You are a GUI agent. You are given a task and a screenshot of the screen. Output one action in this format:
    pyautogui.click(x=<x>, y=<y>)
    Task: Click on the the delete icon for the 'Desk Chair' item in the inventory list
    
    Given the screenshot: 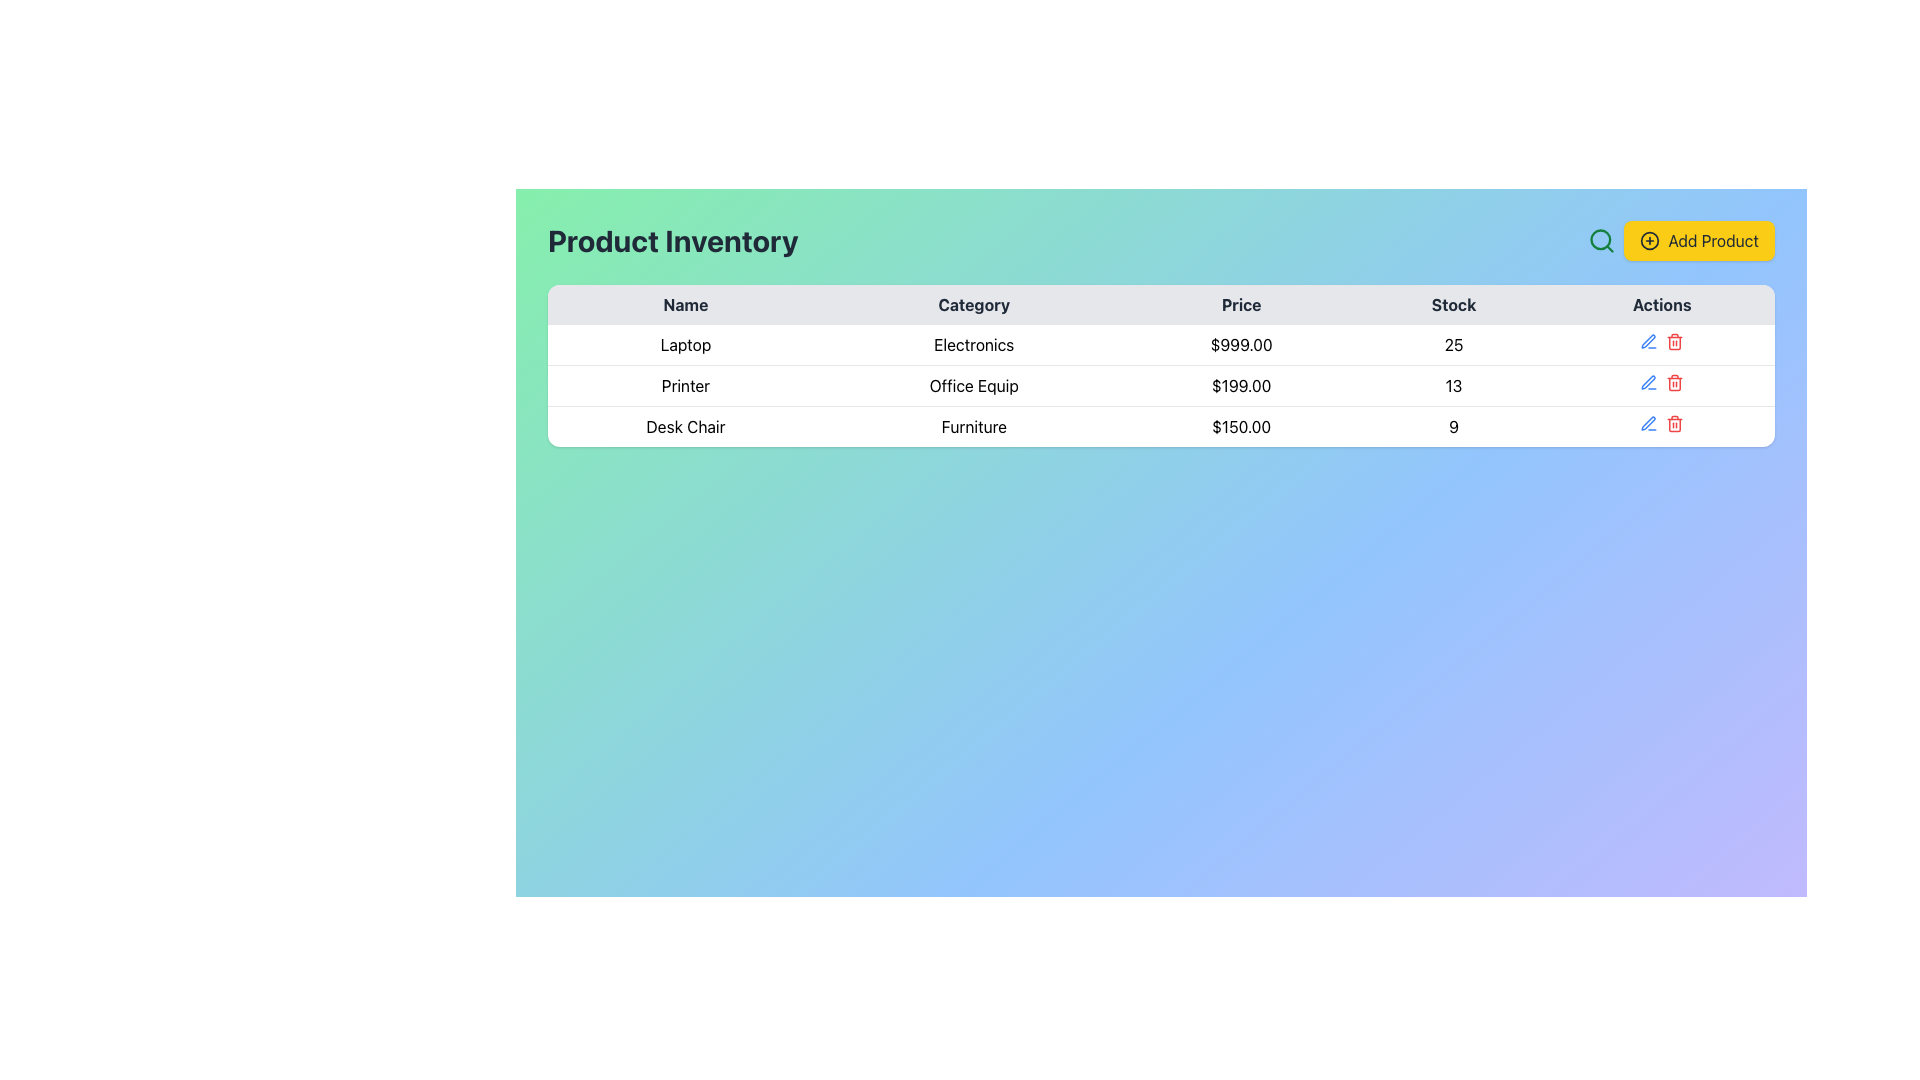 What is the action you would take?
    pyautogui.click(x=1675, y=423)
    